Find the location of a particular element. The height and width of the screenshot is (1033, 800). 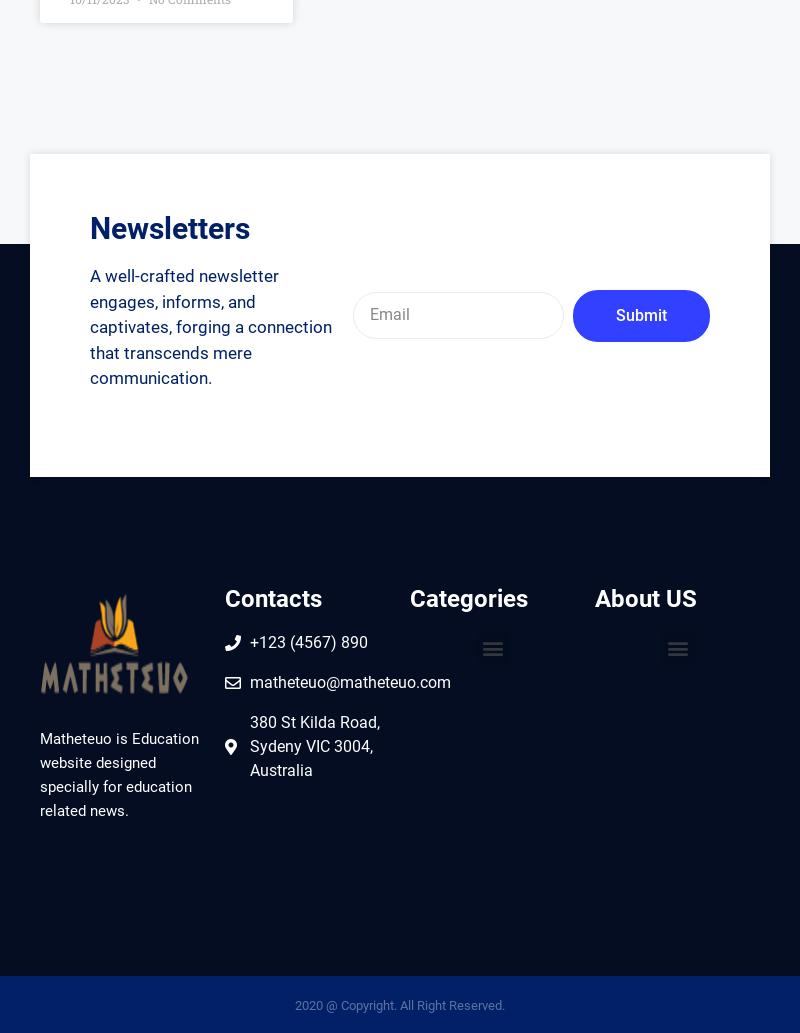

'About US' is located at coordinates (645, 598).